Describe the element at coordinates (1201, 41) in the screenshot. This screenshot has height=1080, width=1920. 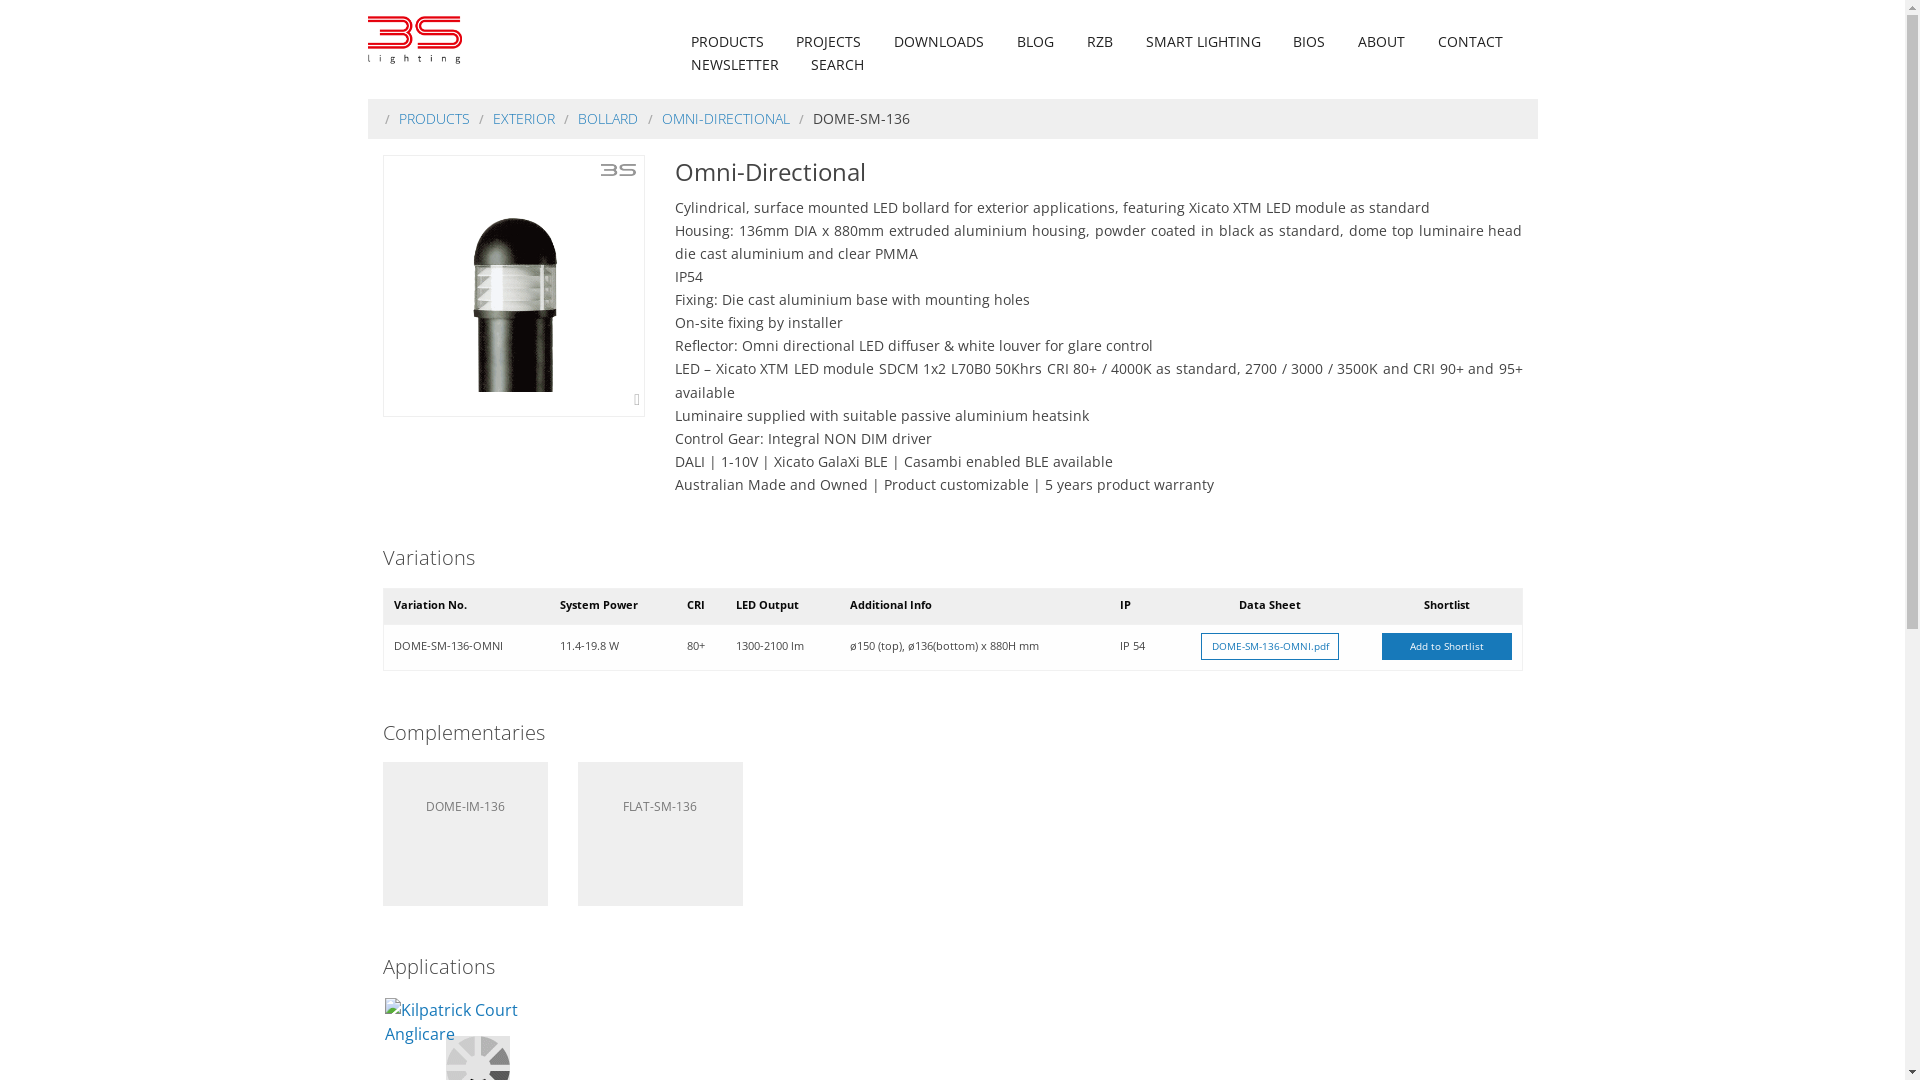
I see `'SMART LIGHTING'` at that location.